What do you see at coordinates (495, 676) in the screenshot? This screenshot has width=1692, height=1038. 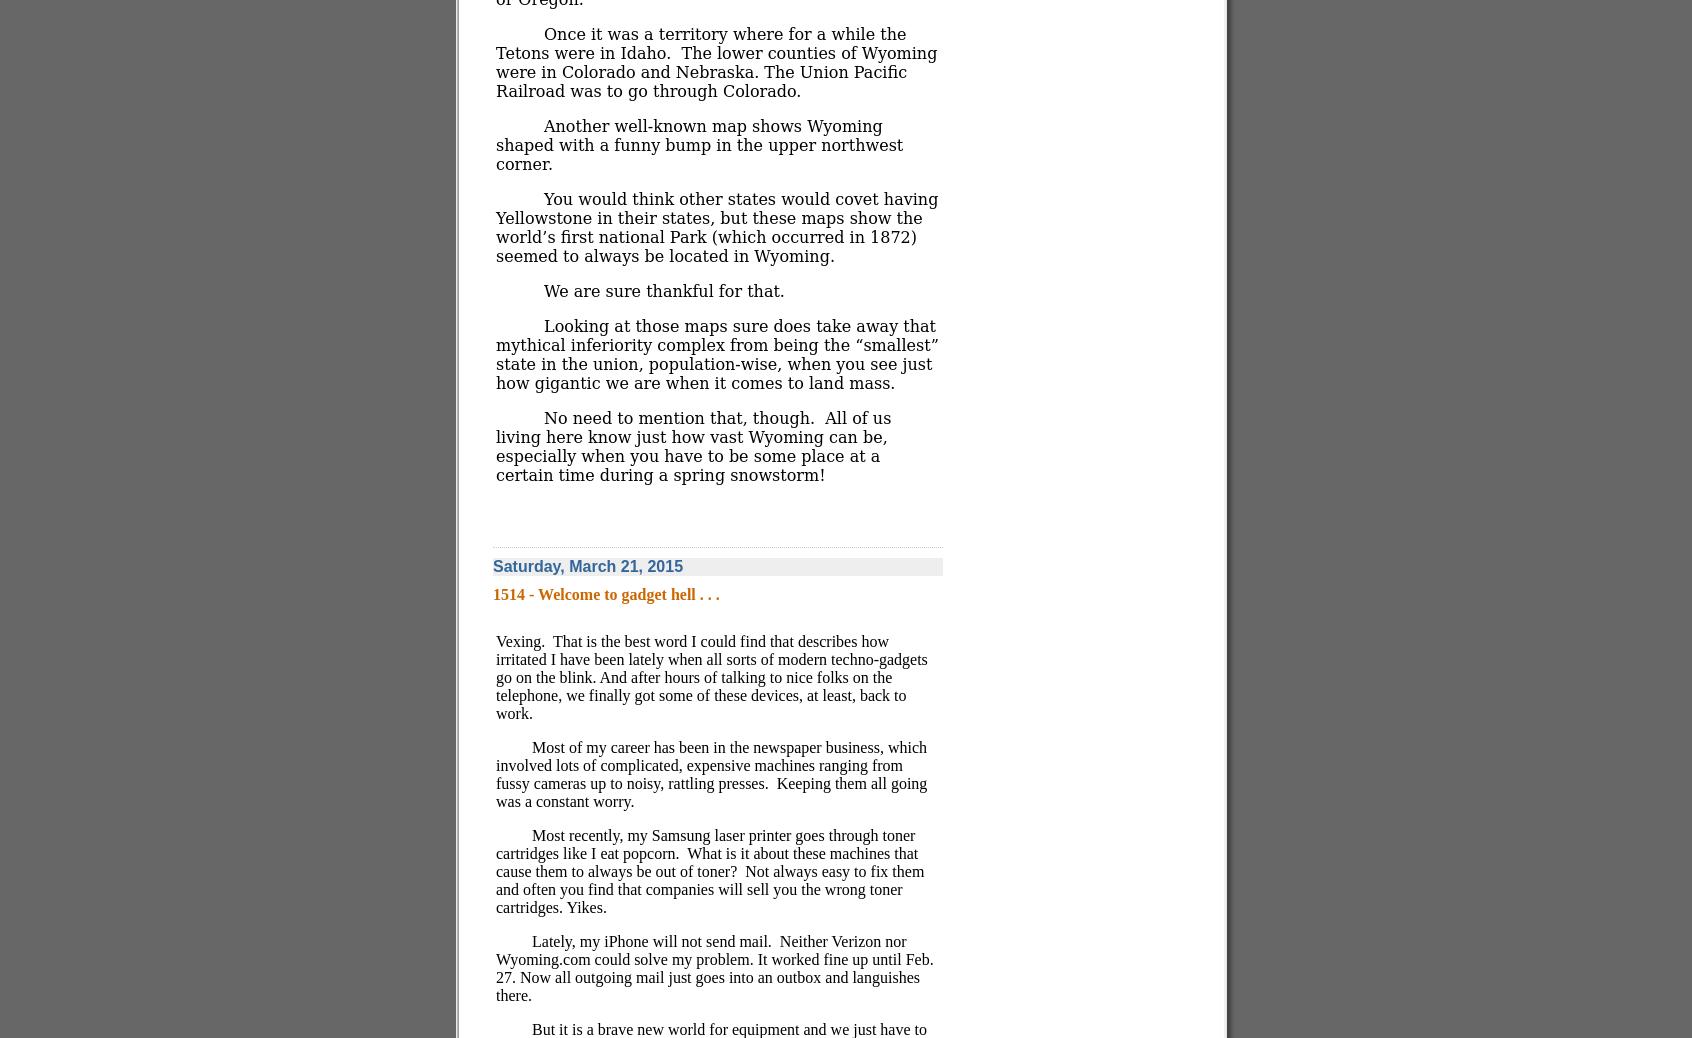 I see `'That is the
best word I could find that describes how irritated I have been lately when all
sorts of modern techno-gadgets go on the blink. And after hours of talking to
nice folks on the telephone, we finally got some of these devices, at least,
back to work.'` at bounding box center [495, 676].